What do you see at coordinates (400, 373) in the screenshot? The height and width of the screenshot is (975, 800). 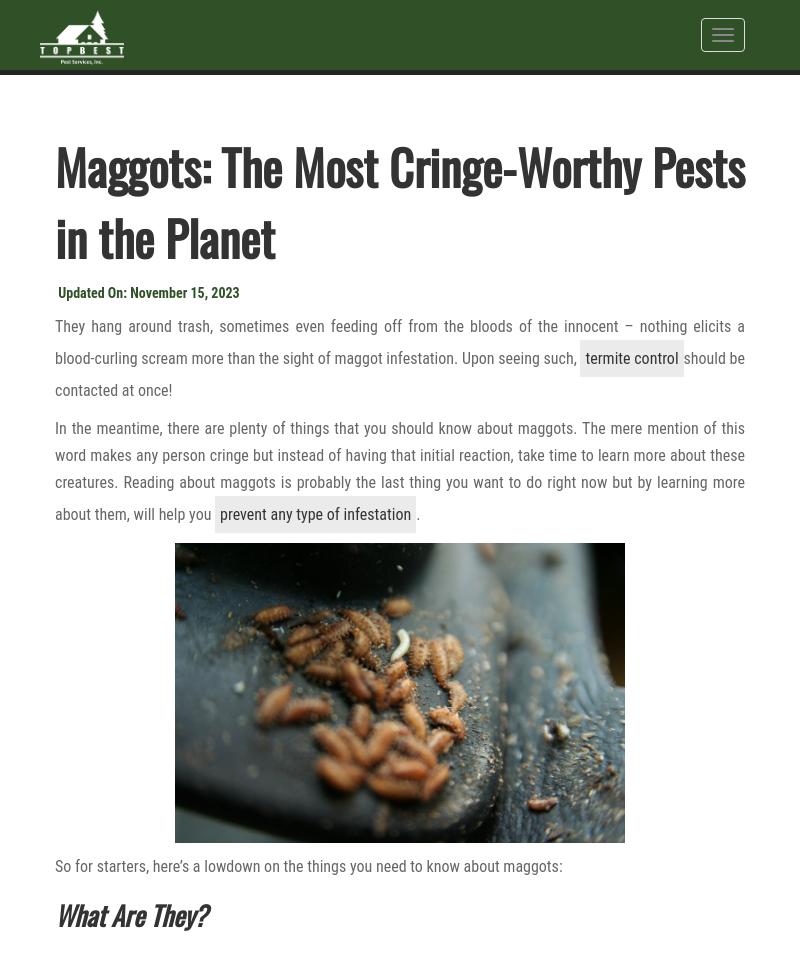 I see `'should be contacted at once!'` at bounding box center [400, 373].